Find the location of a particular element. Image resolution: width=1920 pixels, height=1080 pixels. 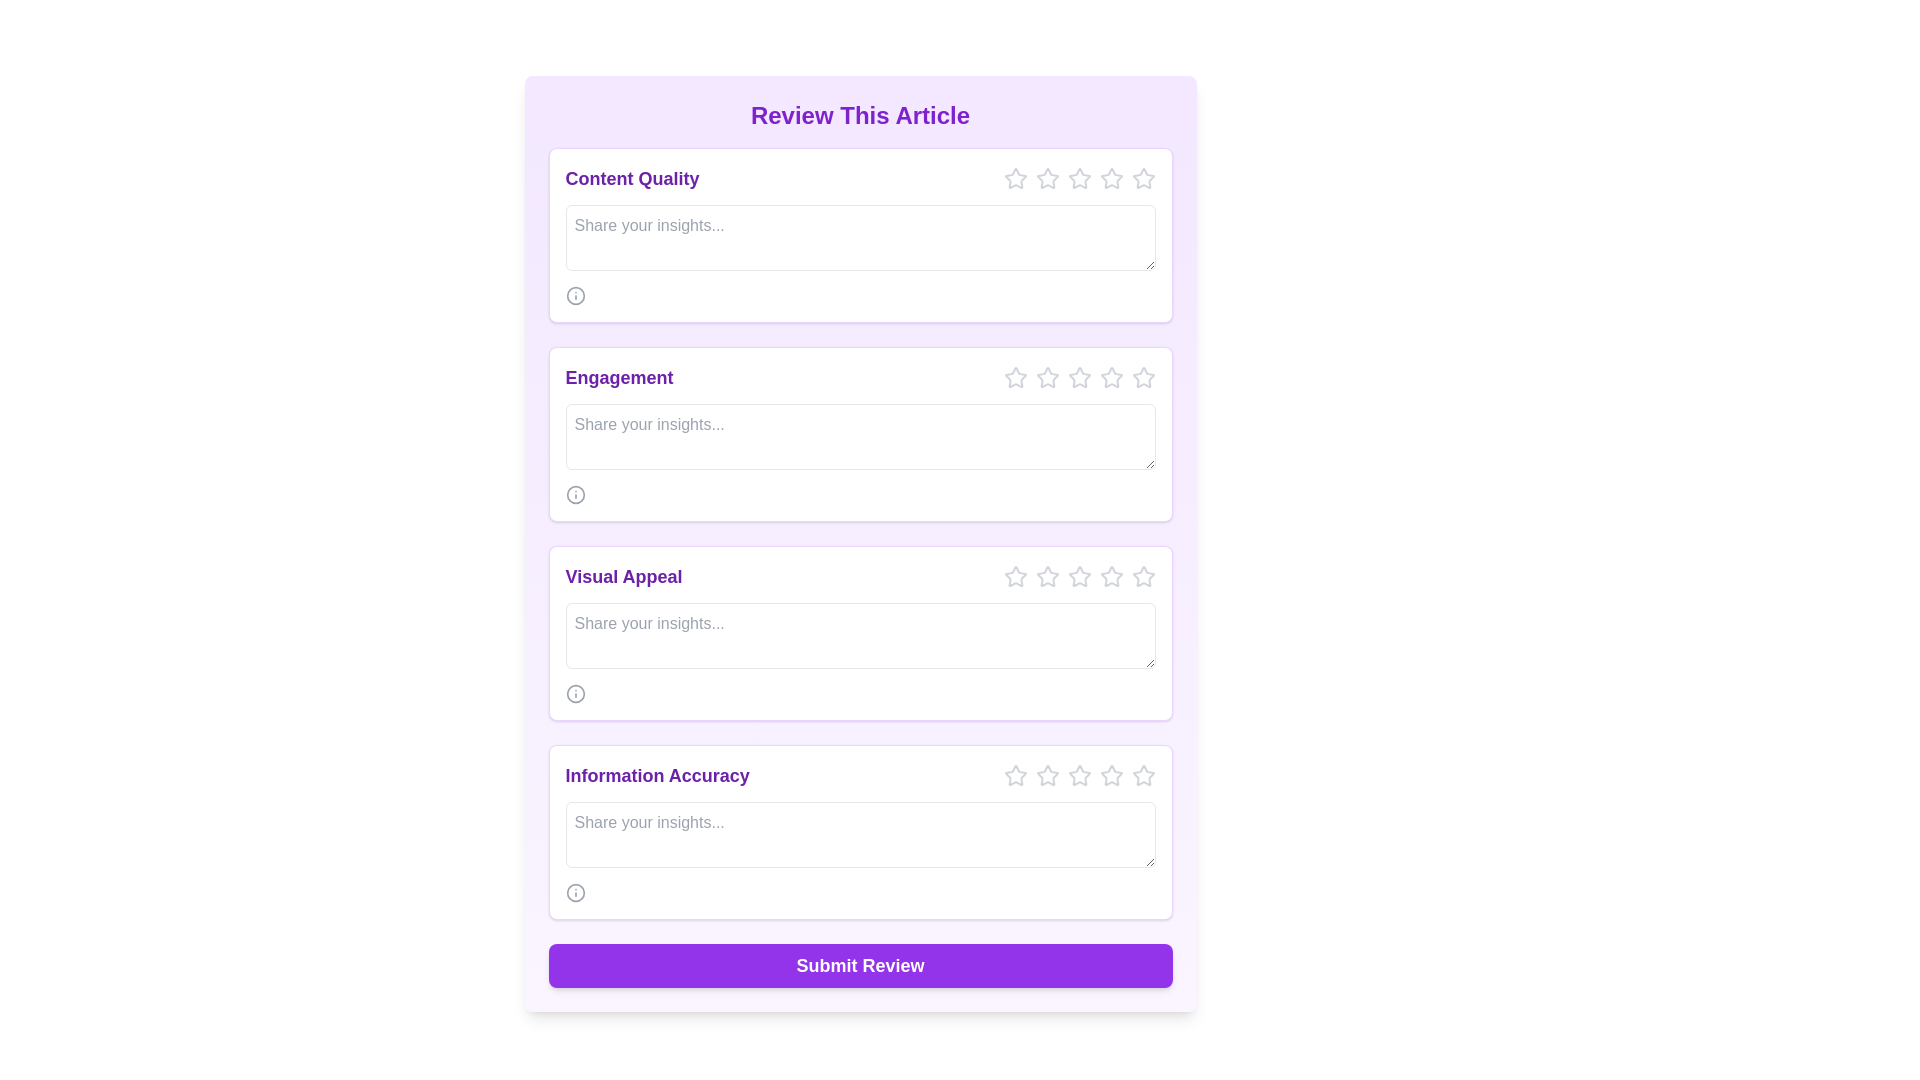

the fifth star icon in the 'Visual Appeal' rating section to set a rating is located at coordinates (1109, 575).